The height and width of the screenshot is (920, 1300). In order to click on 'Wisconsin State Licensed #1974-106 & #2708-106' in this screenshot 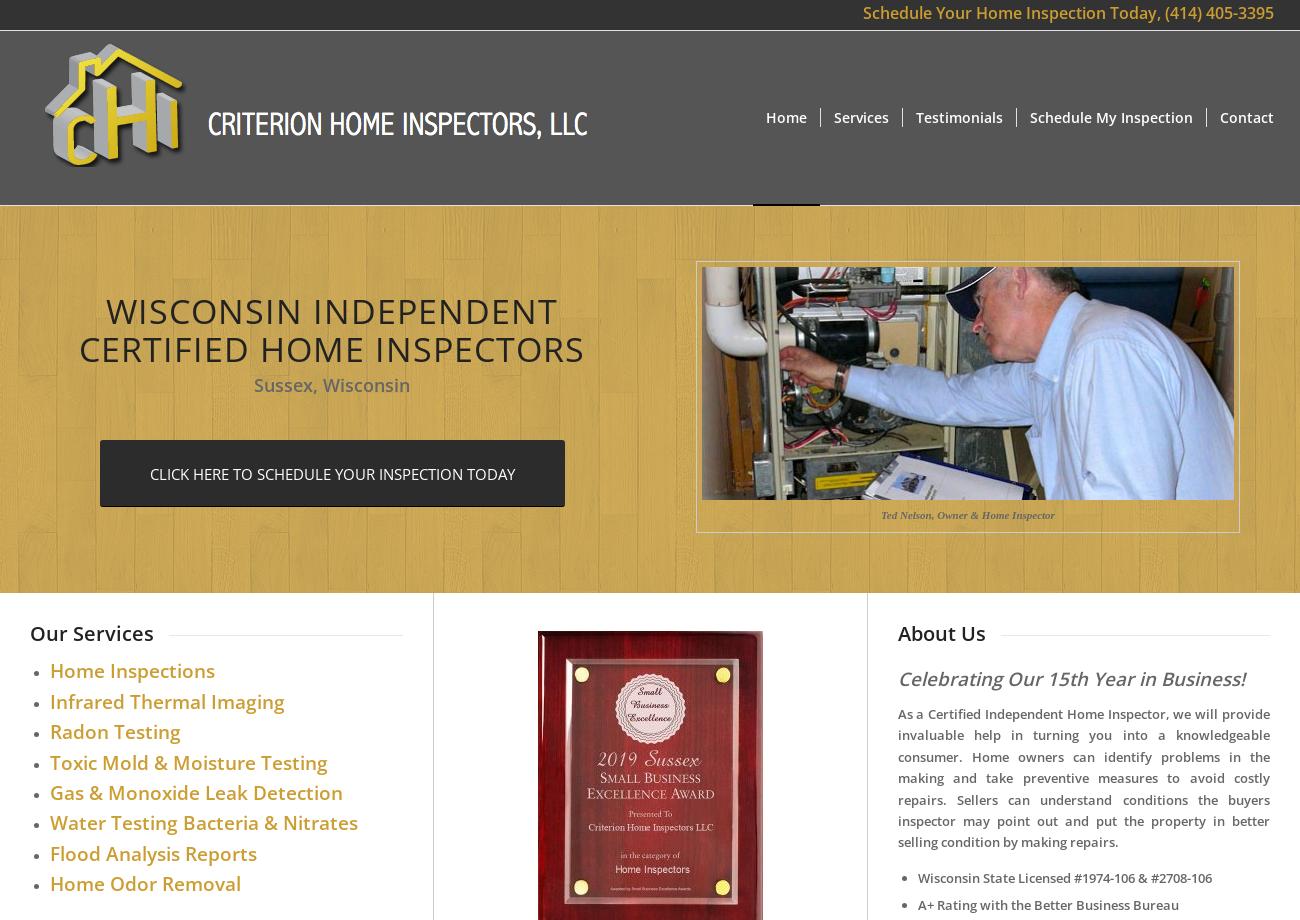, I will do `click(1064, 876)`.